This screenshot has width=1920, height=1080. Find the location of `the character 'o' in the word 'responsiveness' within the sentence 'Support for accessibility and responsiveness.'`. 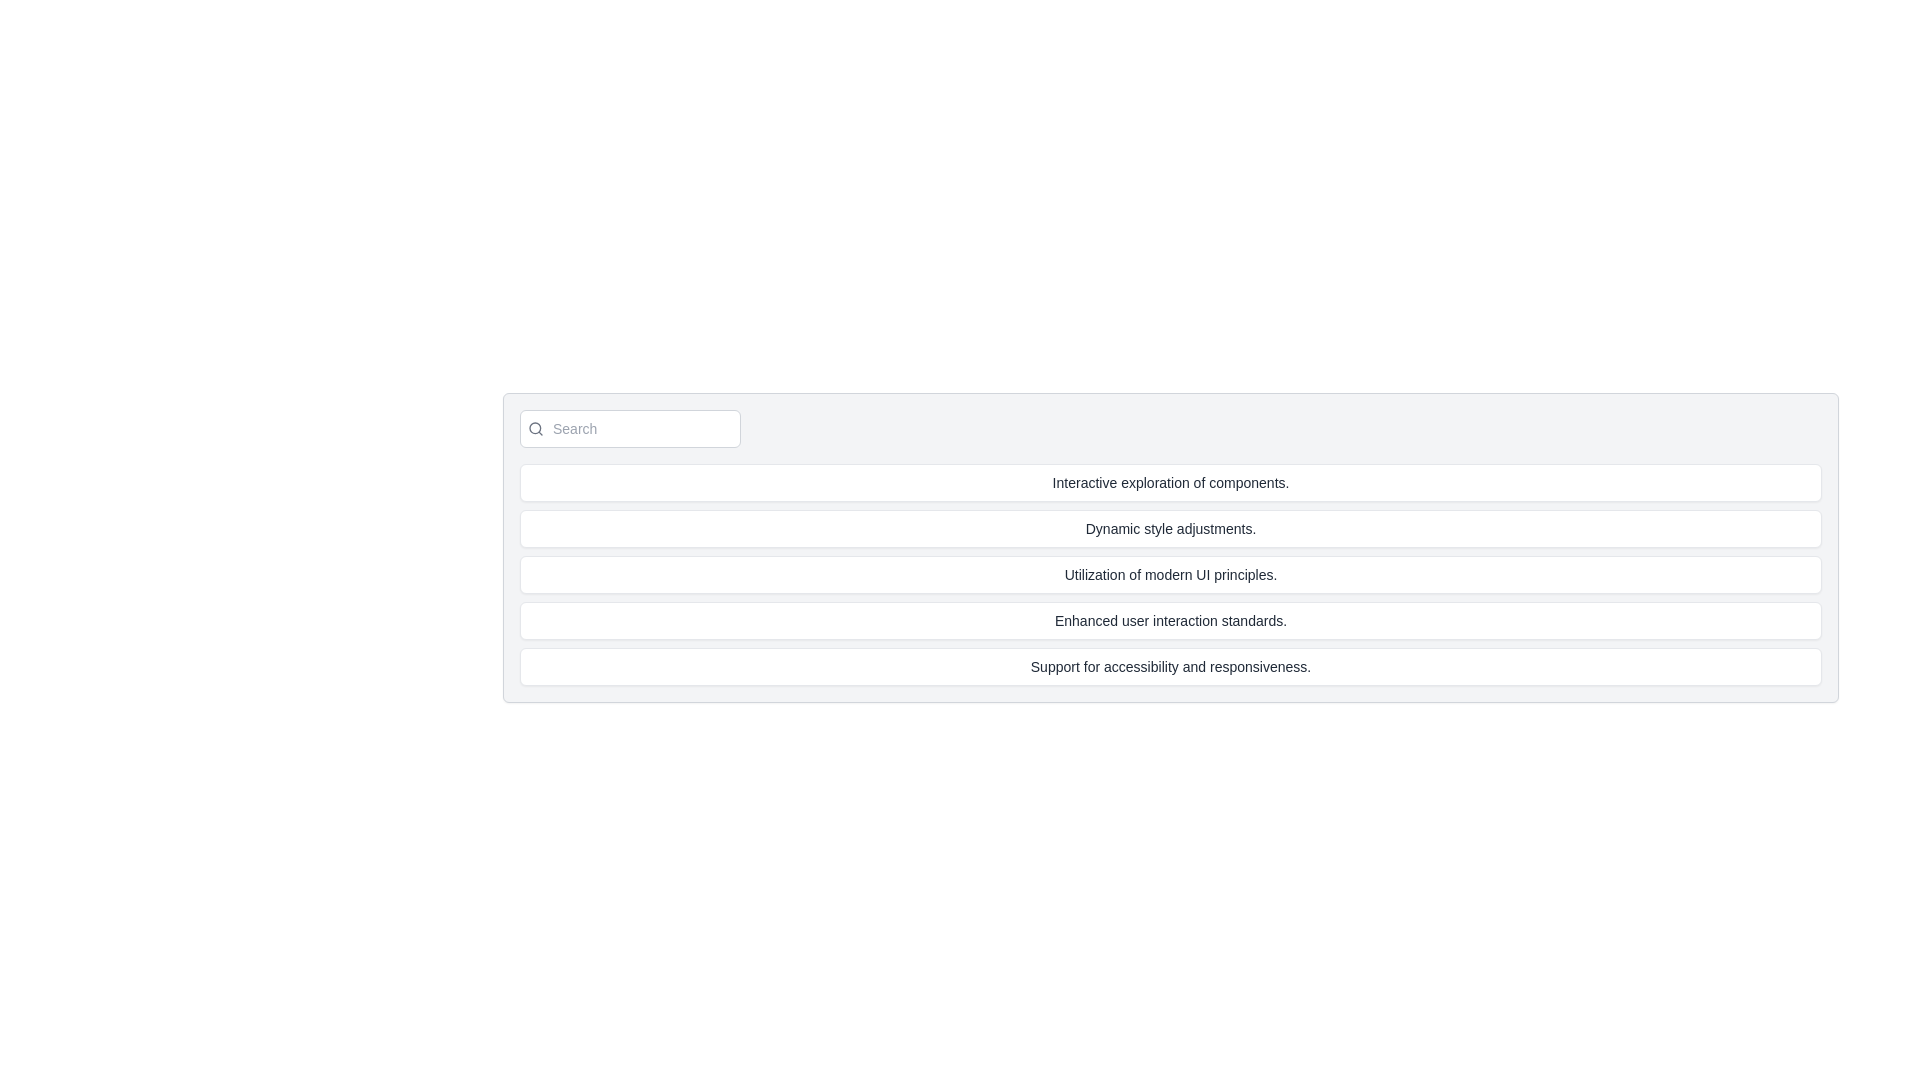

the character 'o' in the word 'responsiveness' within the sentence 'Support for accessibility and responsiveness.' is located at coordinates (1240, 667).